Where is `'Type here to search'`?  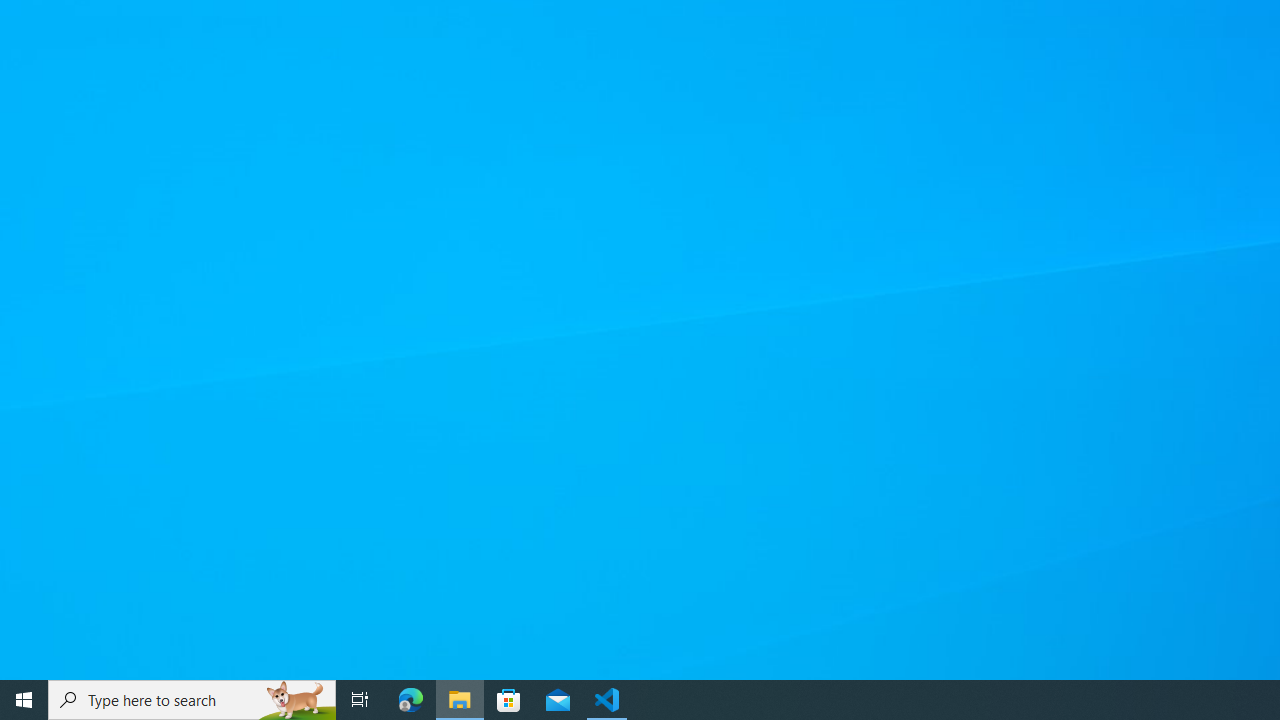 'Type here to search' is located at coordinates (192, 698).